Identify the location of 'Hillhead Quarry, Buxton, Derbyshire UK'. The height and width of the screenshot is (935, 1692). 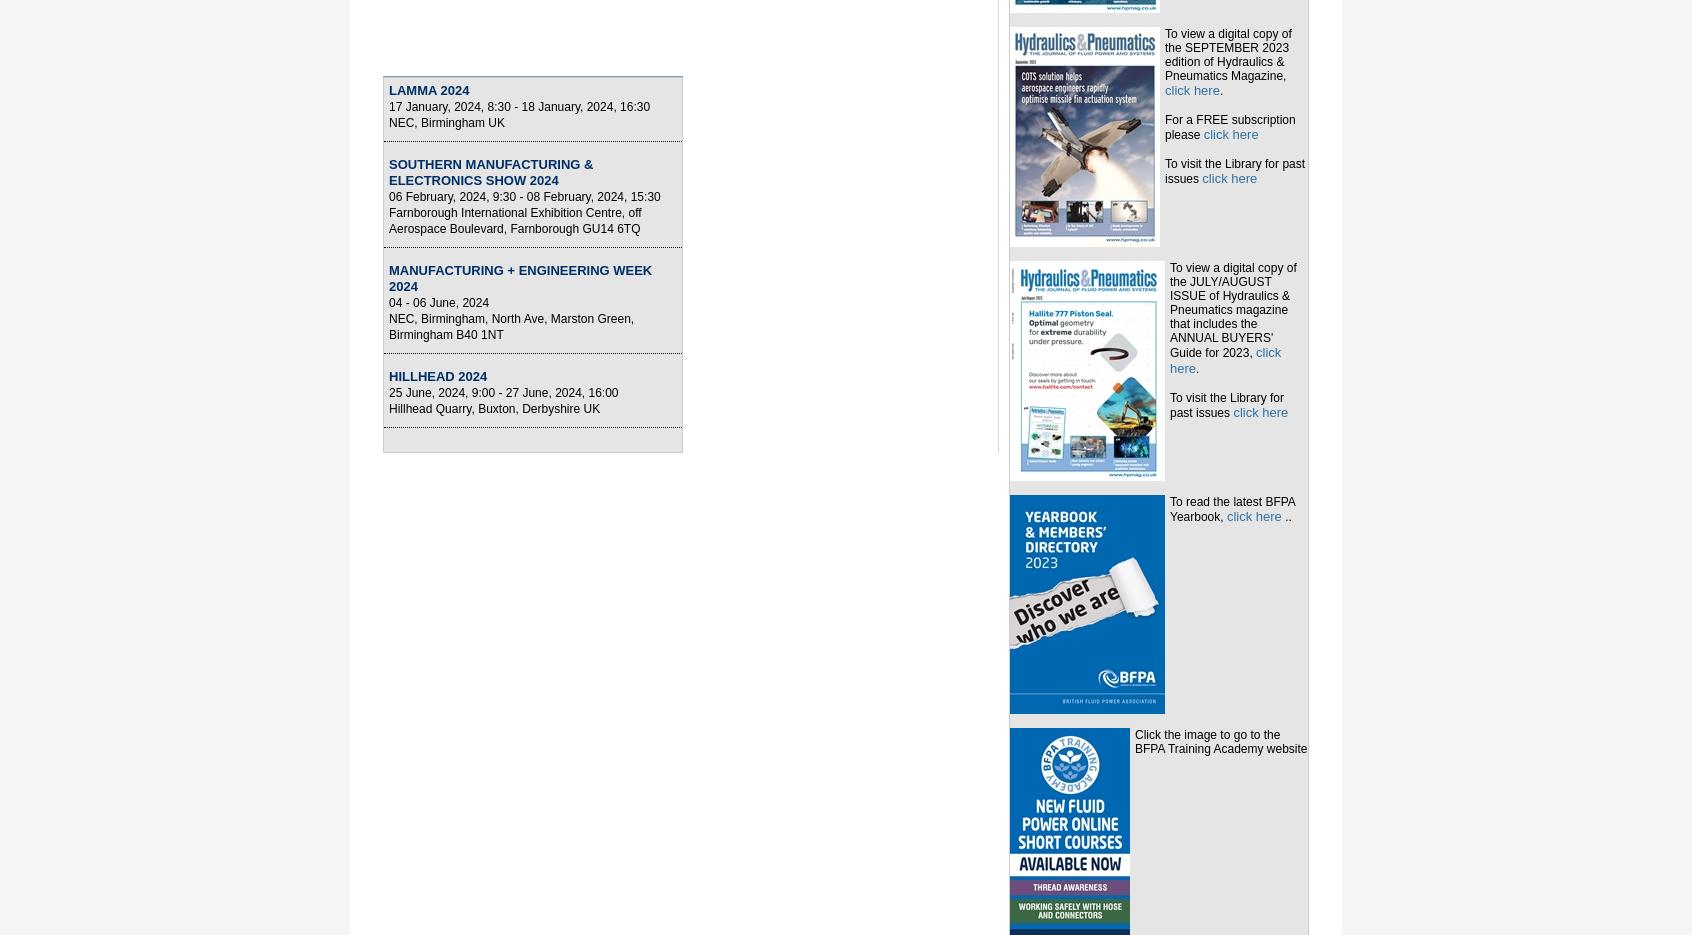
(494, 408).